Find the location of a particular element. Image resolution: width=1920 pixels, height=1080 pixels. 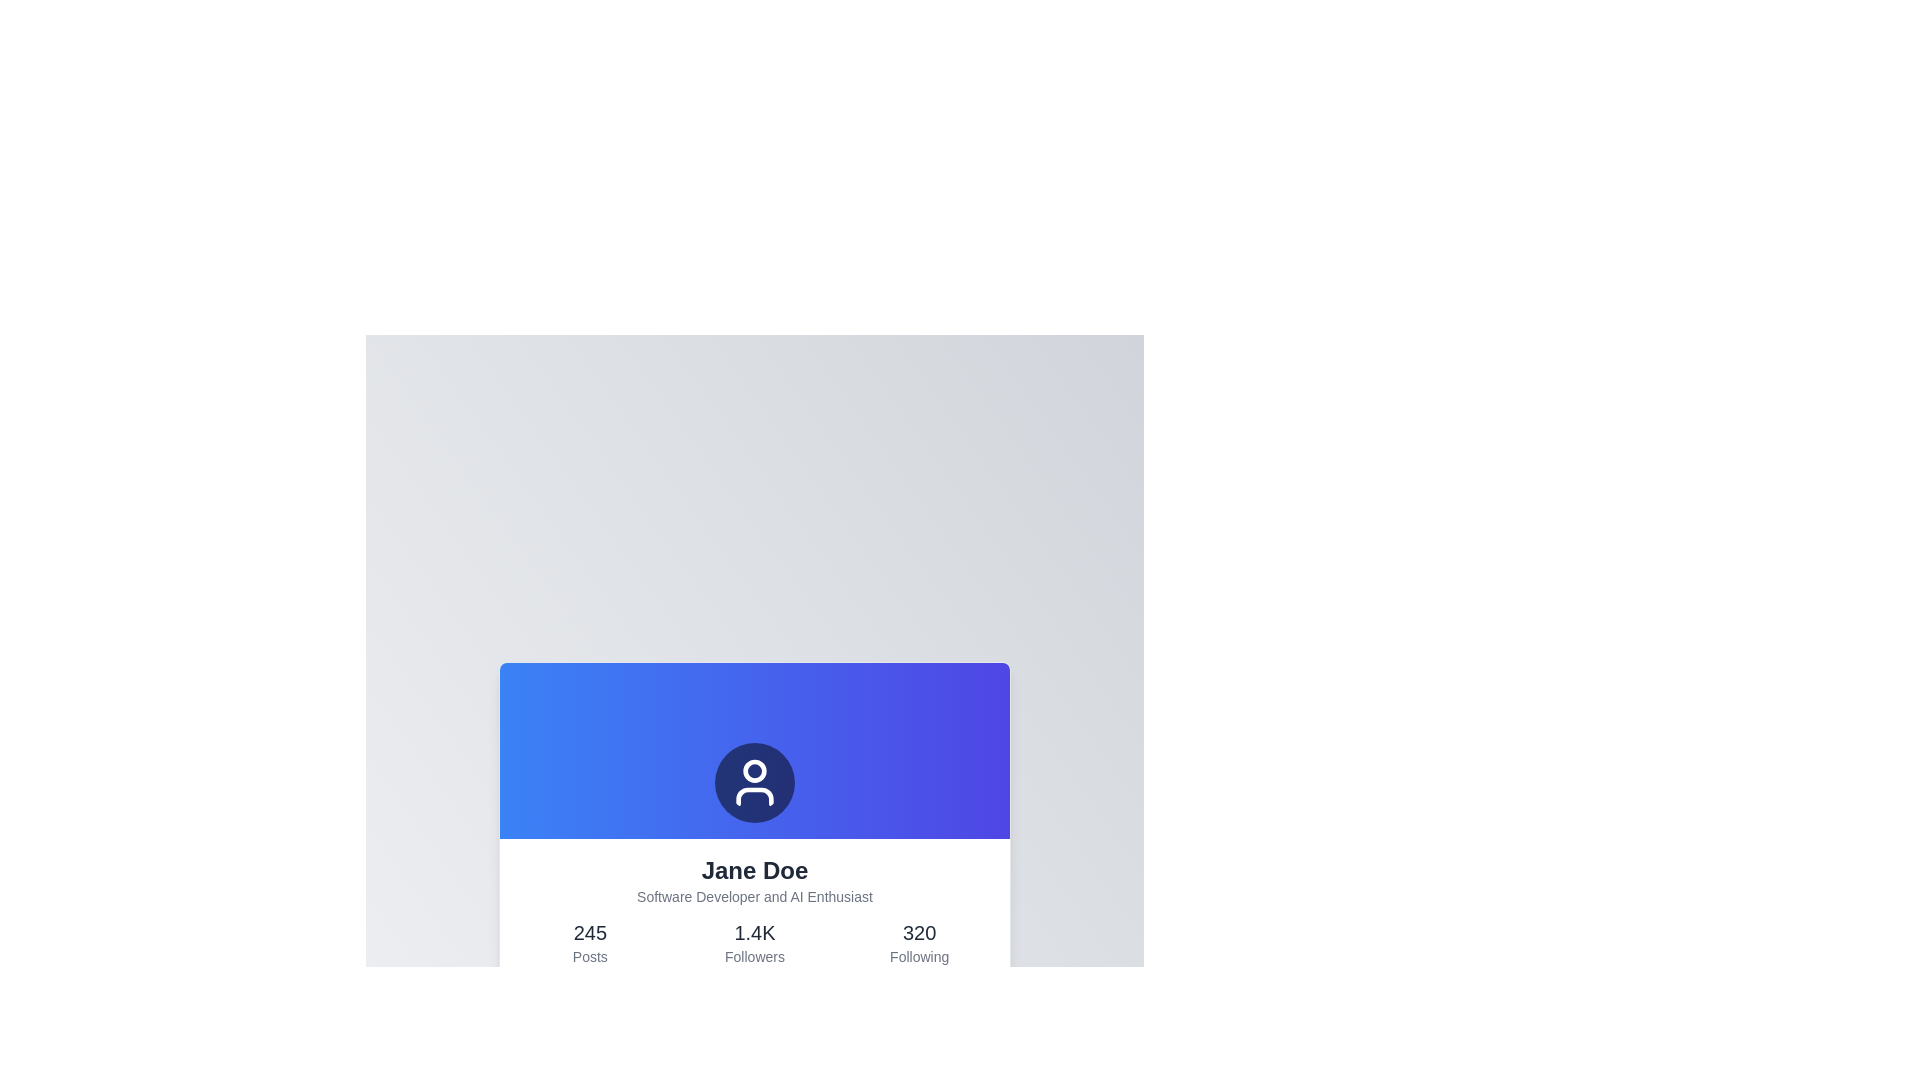

descriptive subtitle text located under the name 'Jane Doe' in the profile card layout is located at coordinates (753, 896).